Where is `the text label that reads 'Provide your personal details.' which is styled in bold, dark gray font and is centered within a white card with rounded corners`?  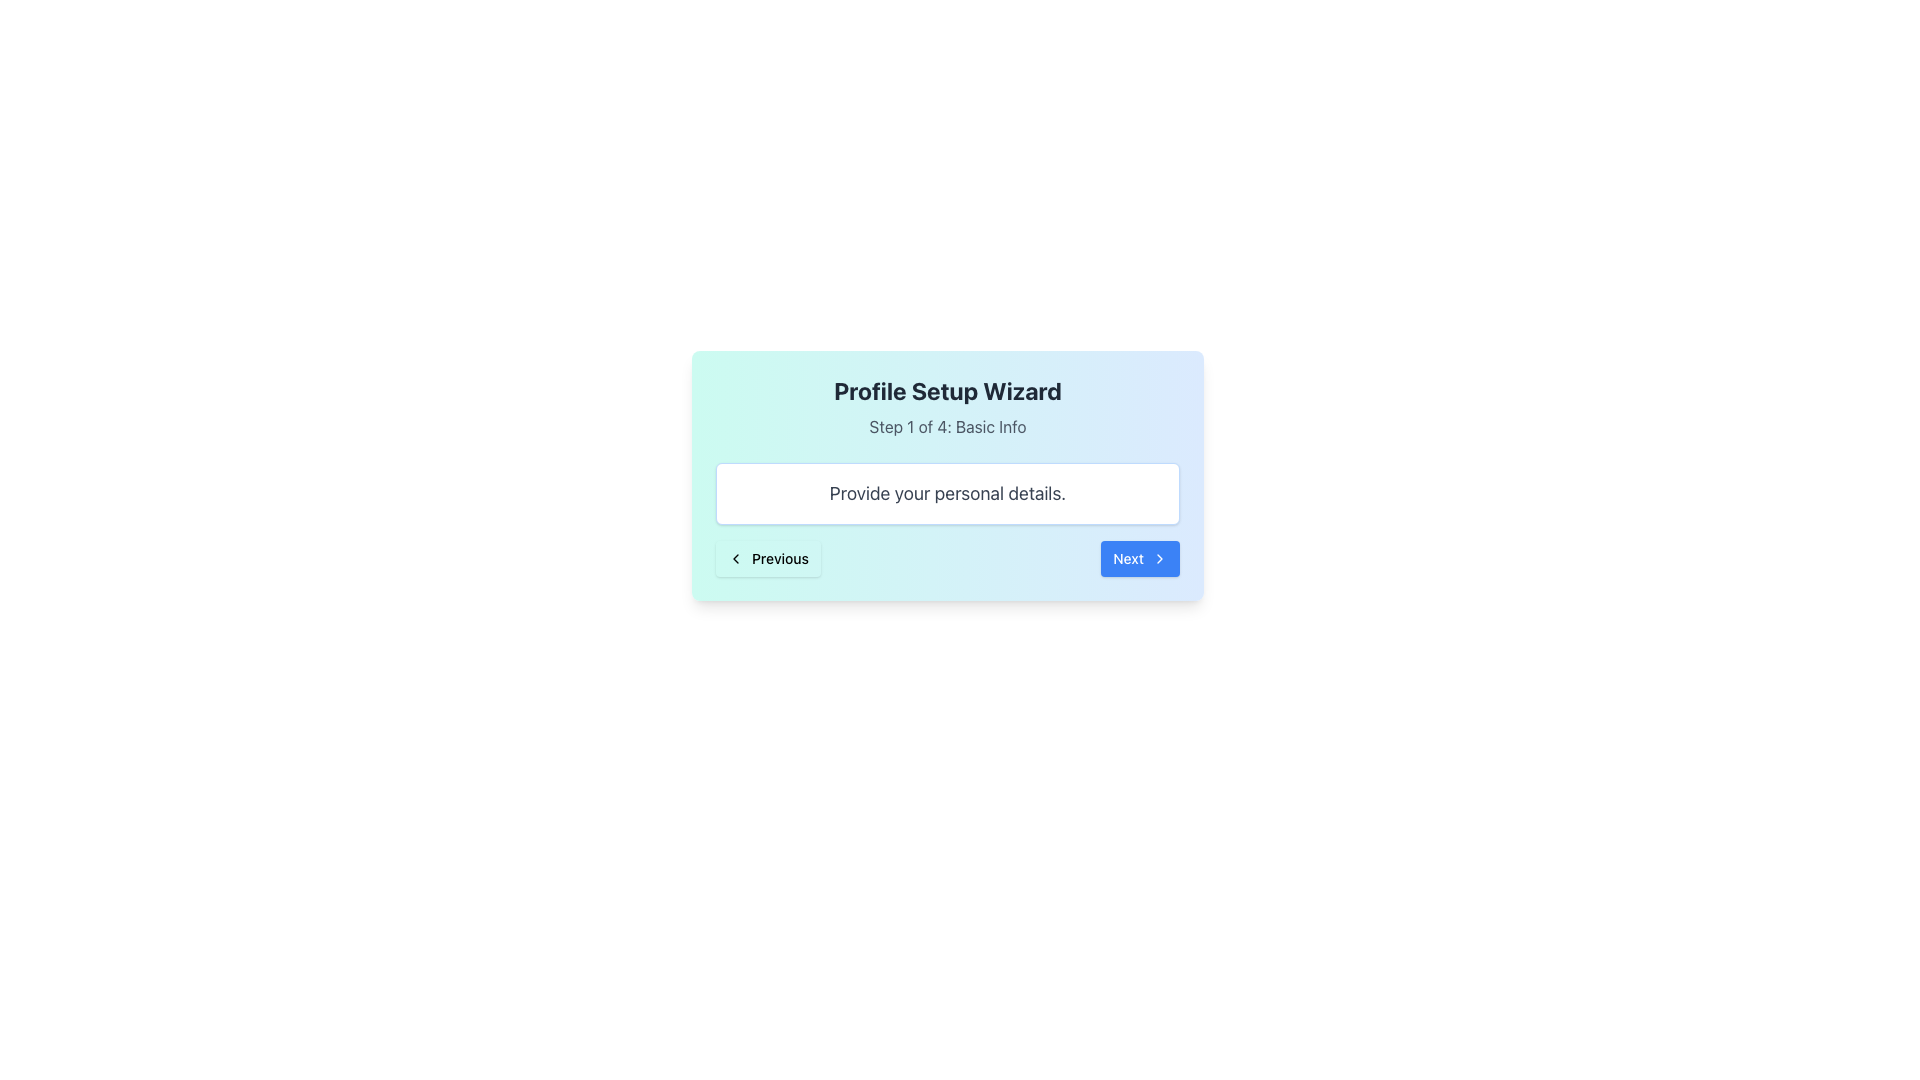 the text label that reads 'Provide your personal details.' which is styled in bold, dark gray font and is centered within a white card with rounded corners is located at coordinates (947, 493).